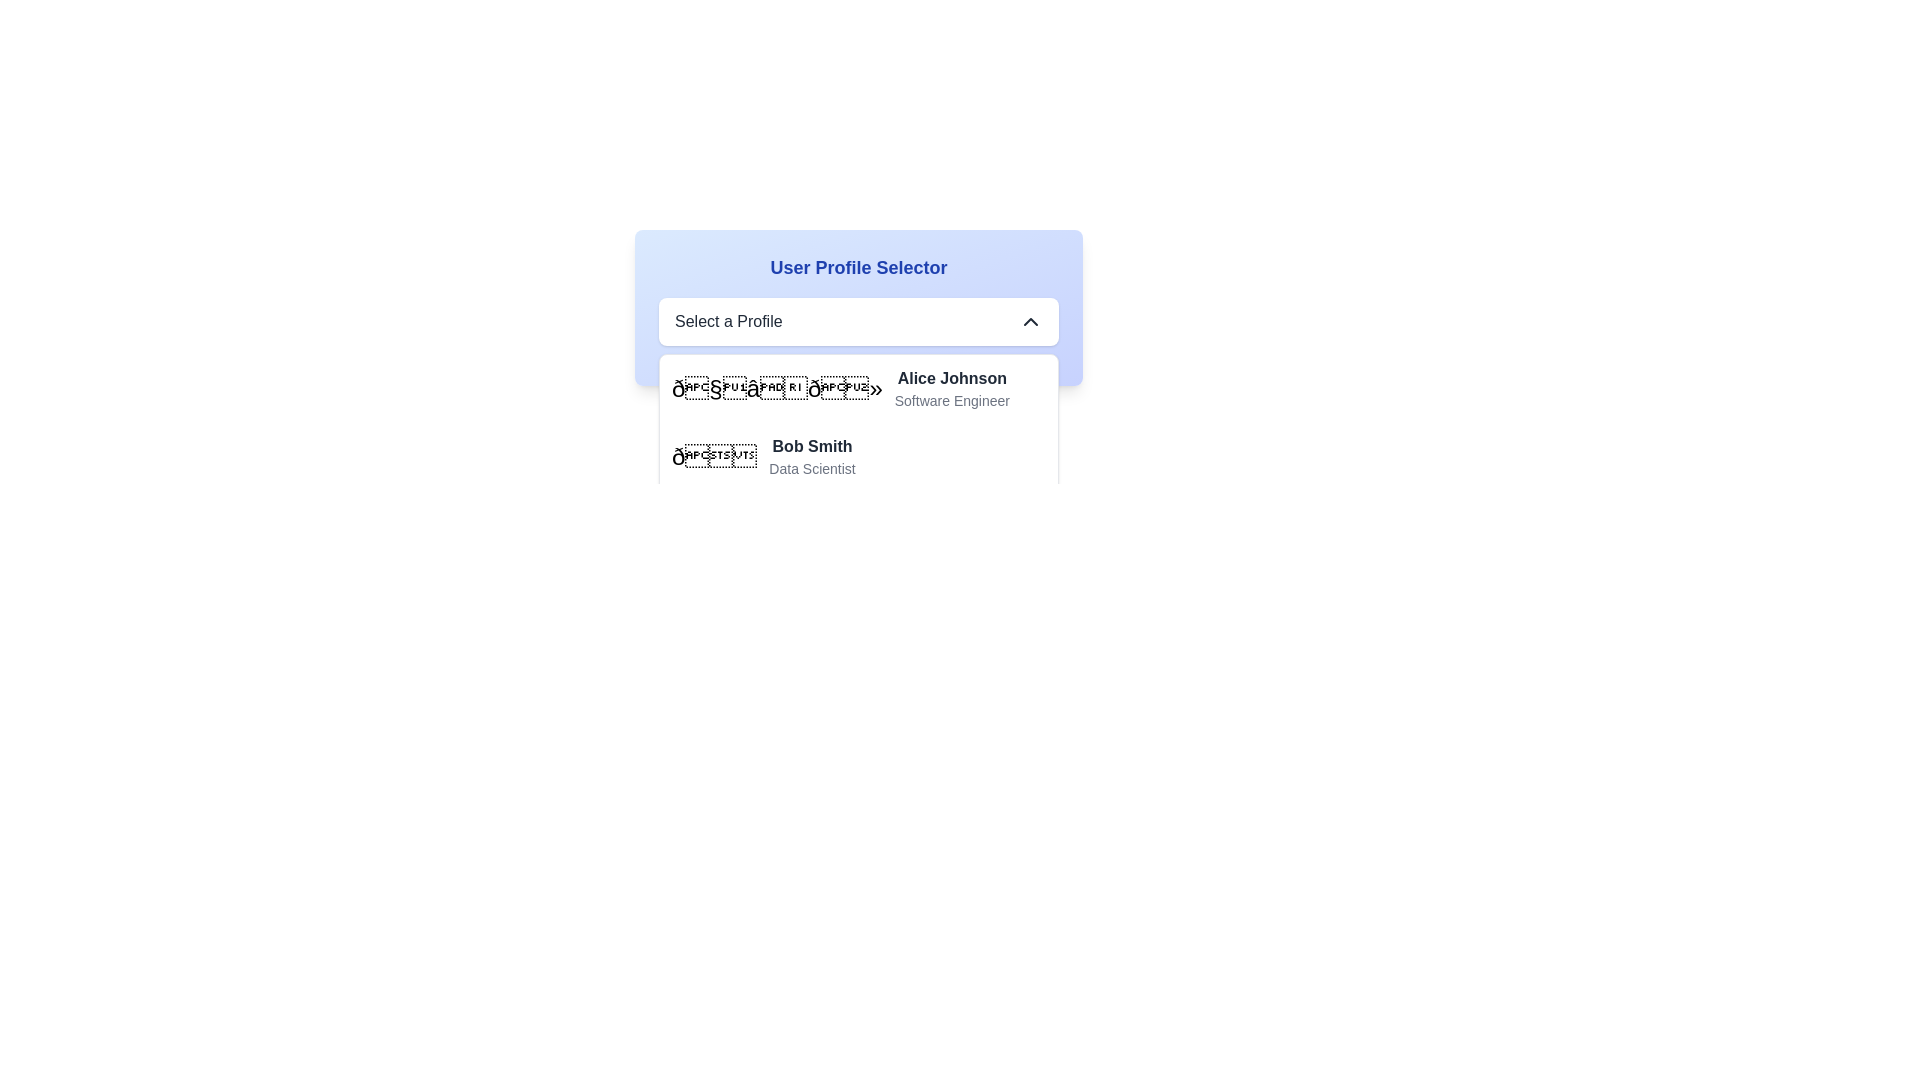 The height and width of the screenshot is (1080, 1920). What do you see at coordinates (714, 456) in the screenshot?
I see `the large text icon resembling an envelope that represents a communication medium, positioned at the start of the row for 'Bob Smith', a Data Scientist` at bounding box center [714, 456].